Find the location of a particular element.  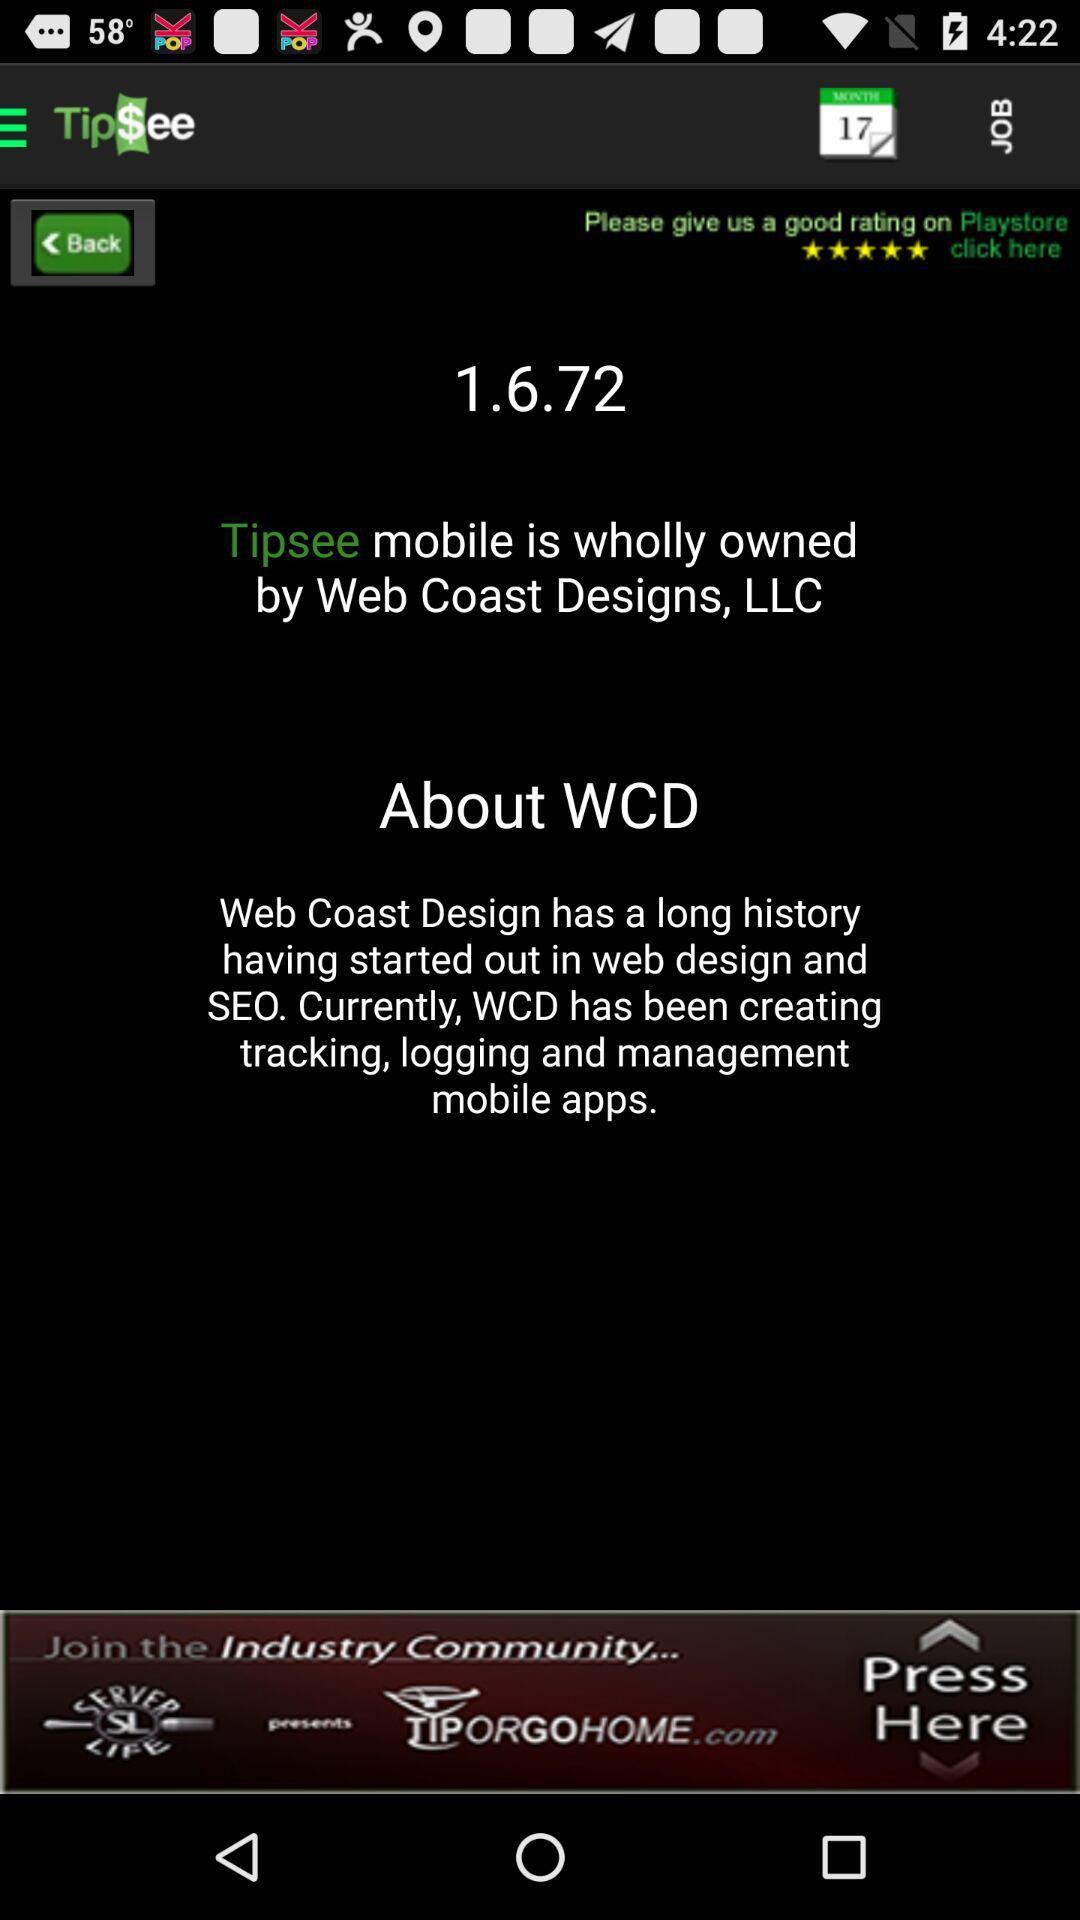

tipsee mobile is item is located at coordinates (538, 593).